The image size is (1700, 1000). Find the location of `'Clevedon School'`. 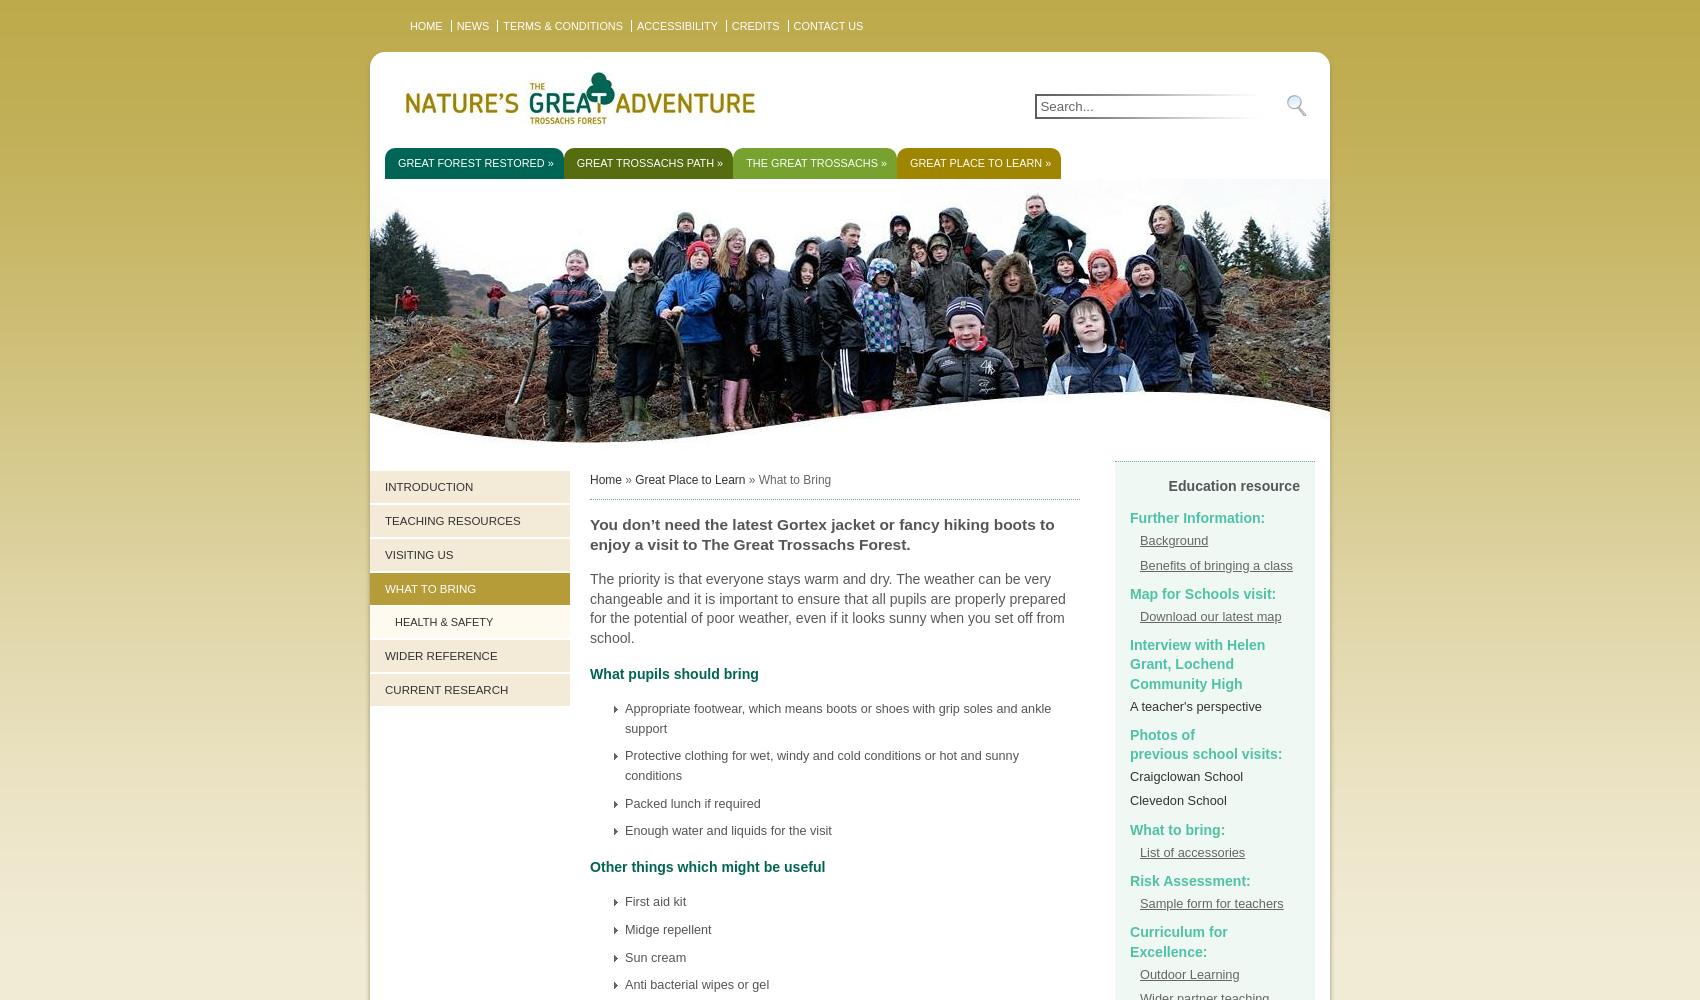

'Clevedon School' is located at coordinates (1129, 800).